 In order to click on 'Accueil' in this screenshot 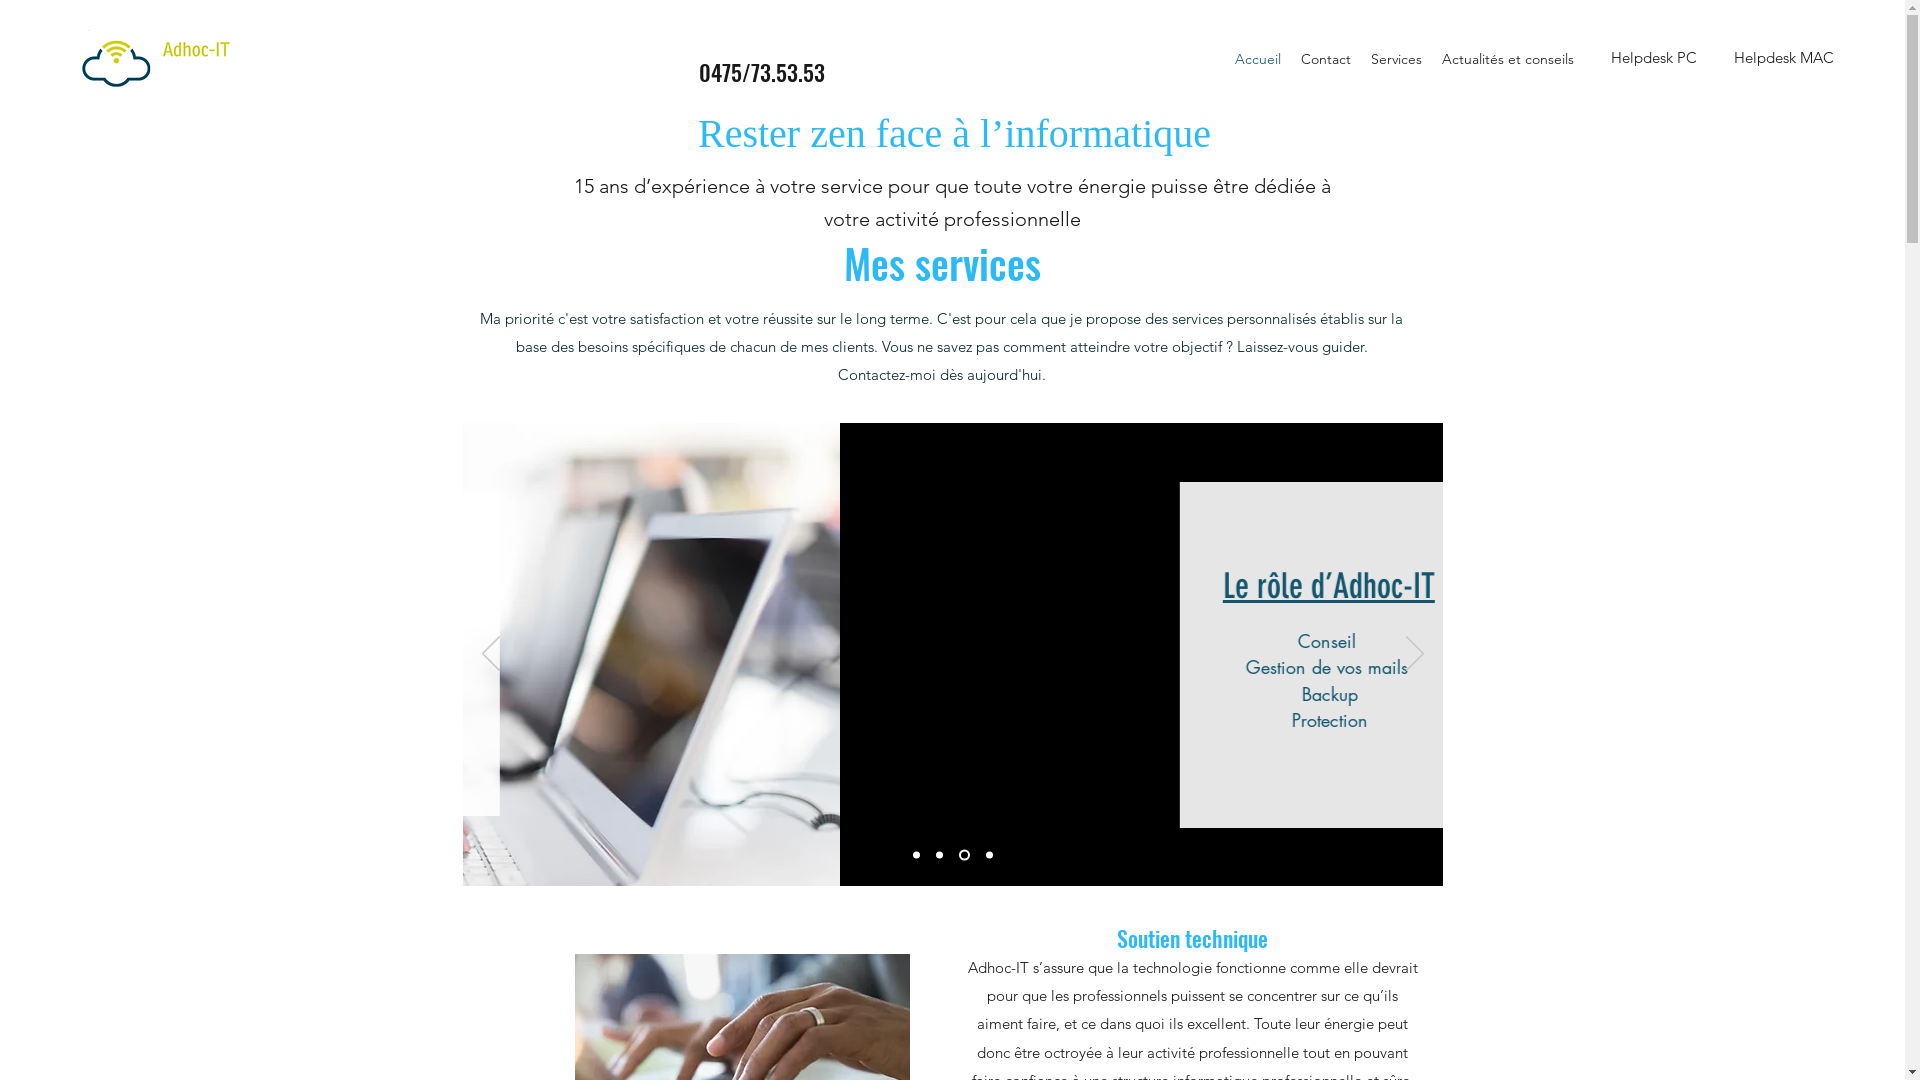, I will do `click(1223, 57)`.